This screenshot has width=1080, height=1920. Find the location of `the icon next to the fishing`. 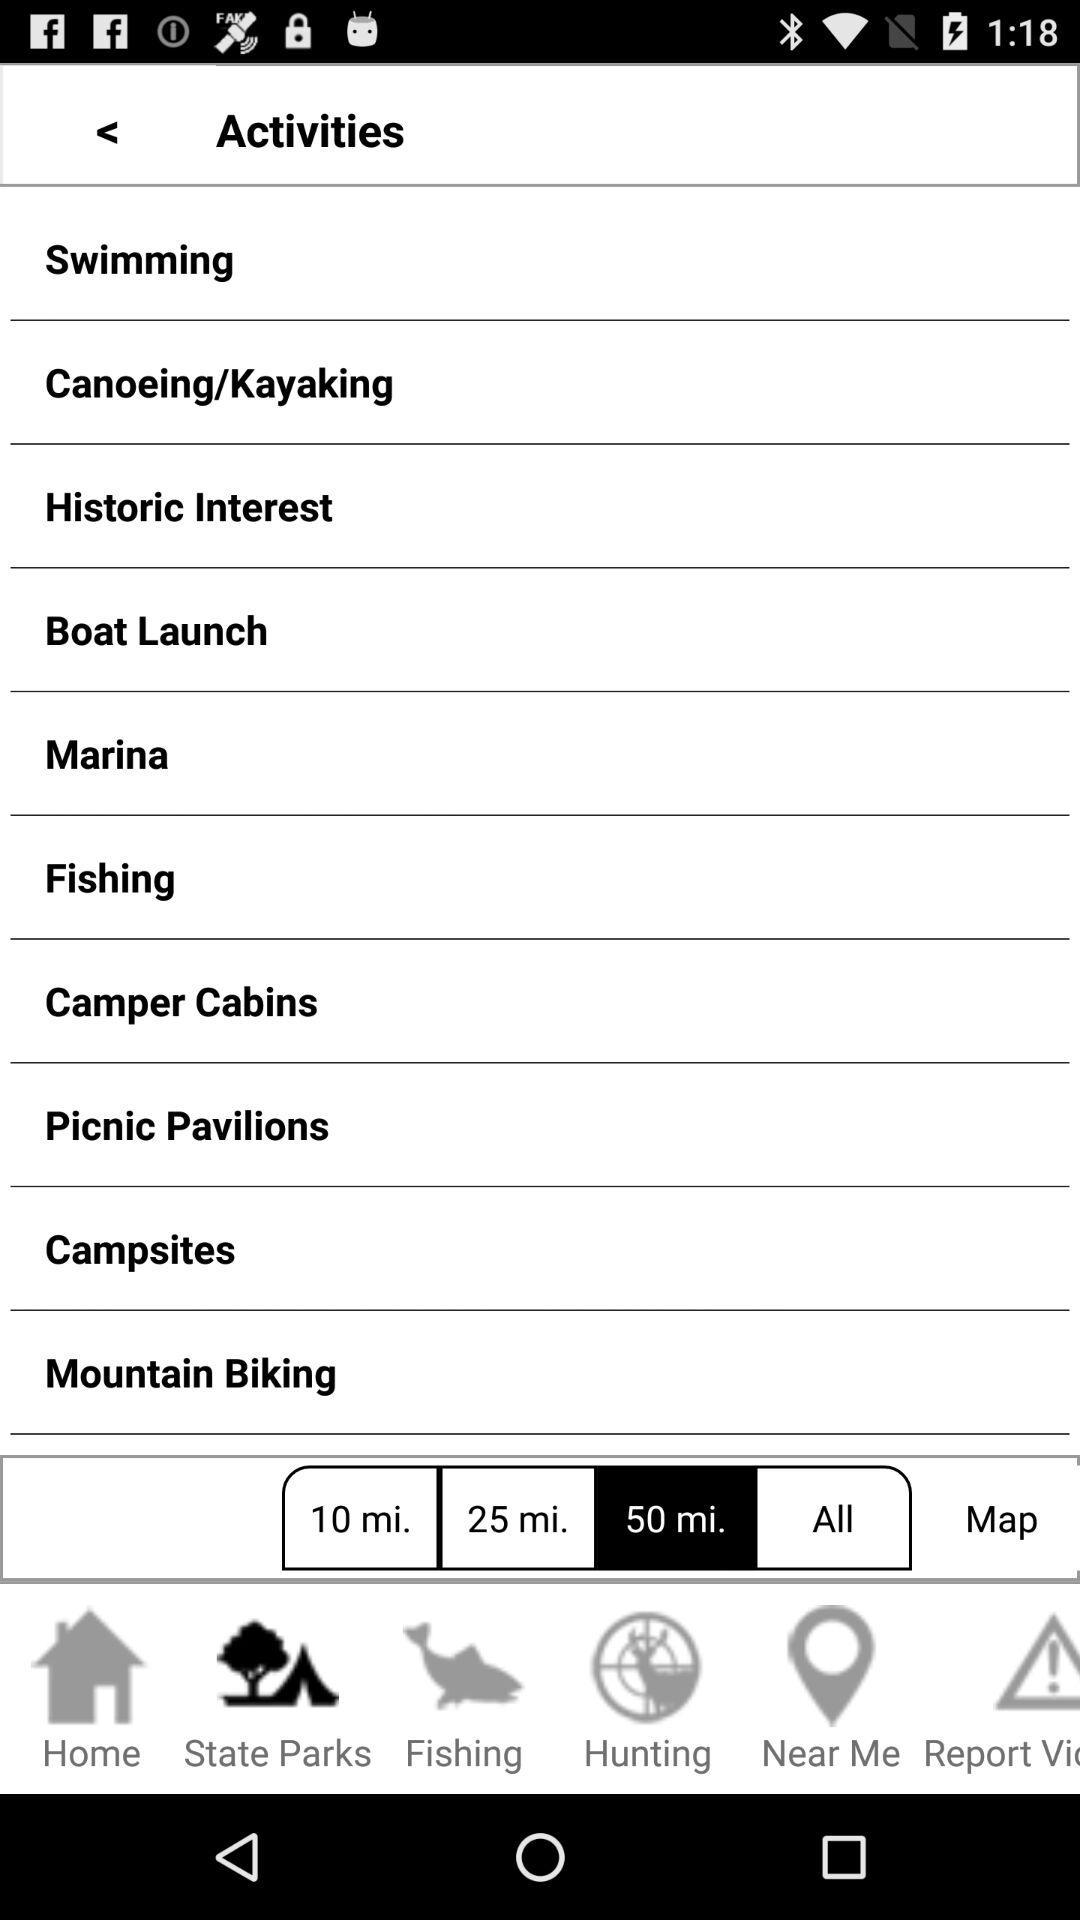

the icon next to the fishing is located at coordinates (647, 1689).